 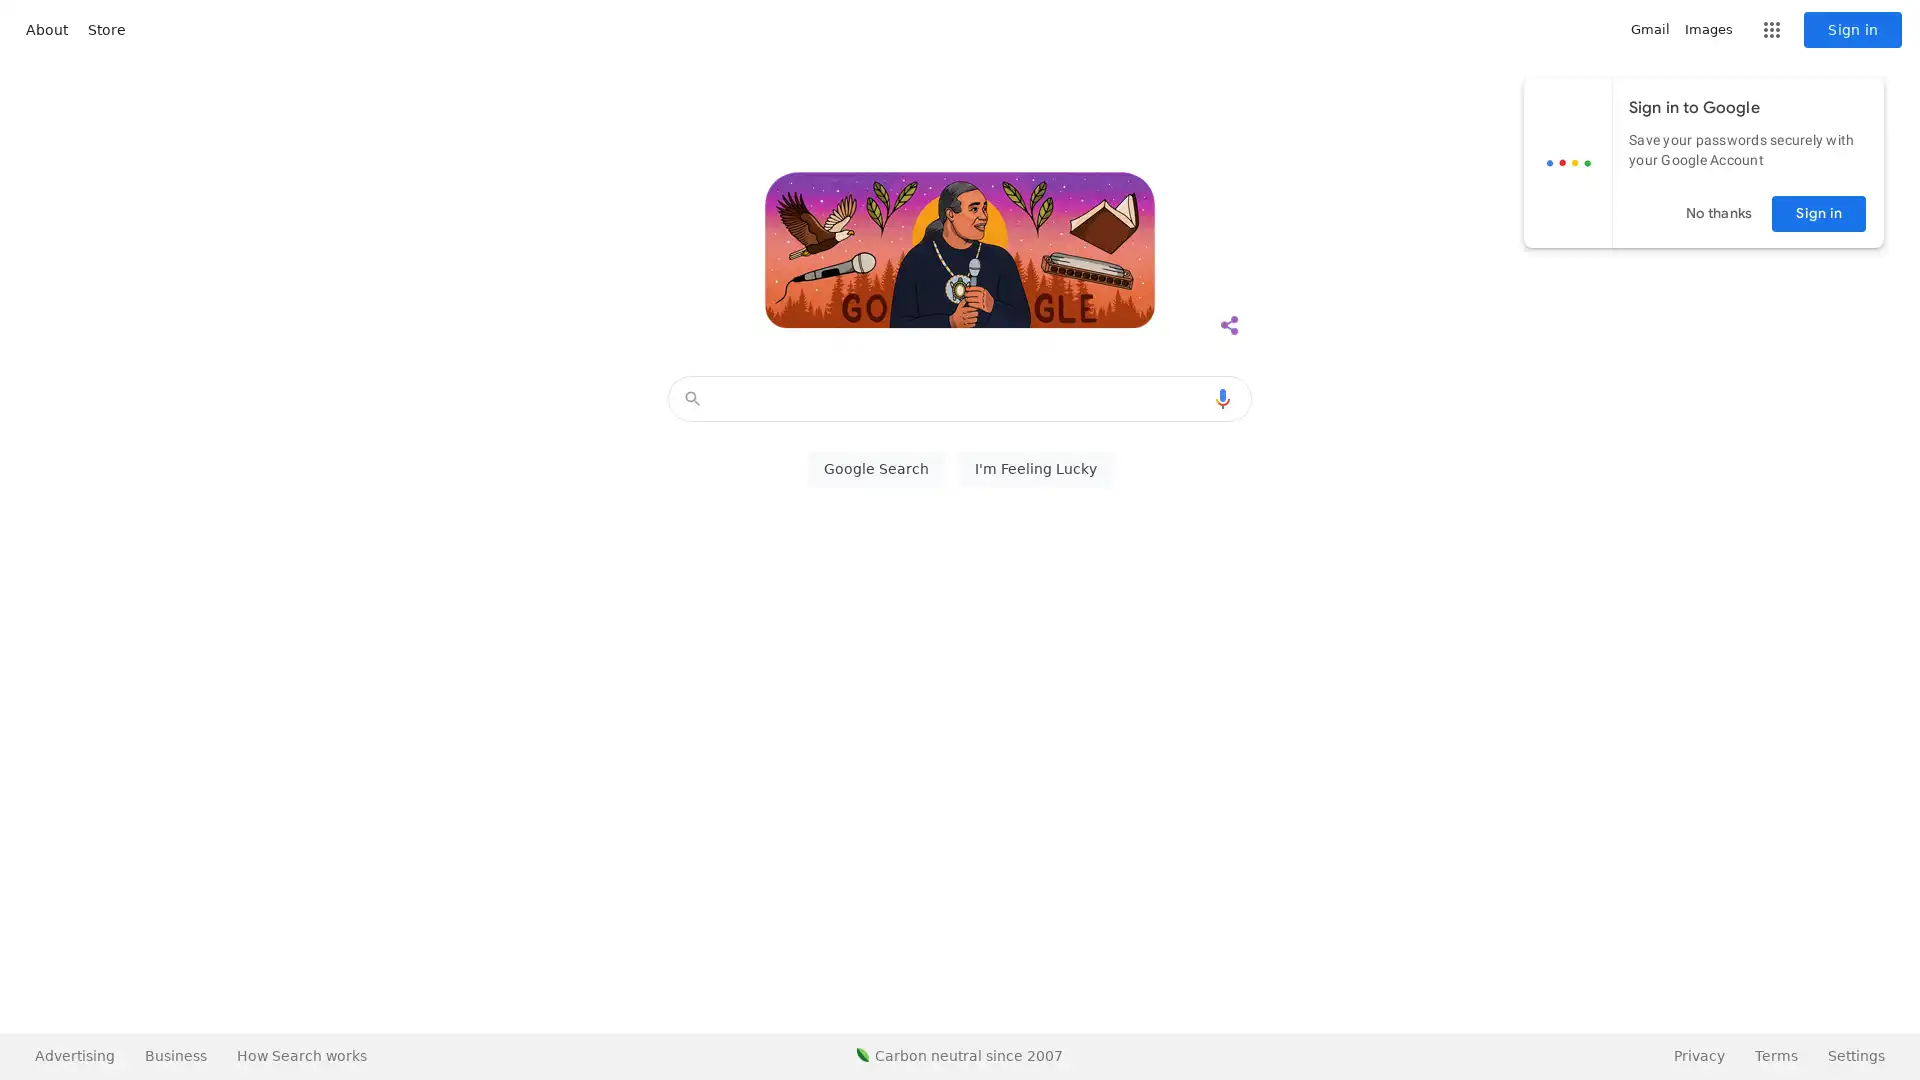 What do you see at coordinates (1771, 30) in the screenshot?
I see `Google apps` at bounding box center [1771, 30].